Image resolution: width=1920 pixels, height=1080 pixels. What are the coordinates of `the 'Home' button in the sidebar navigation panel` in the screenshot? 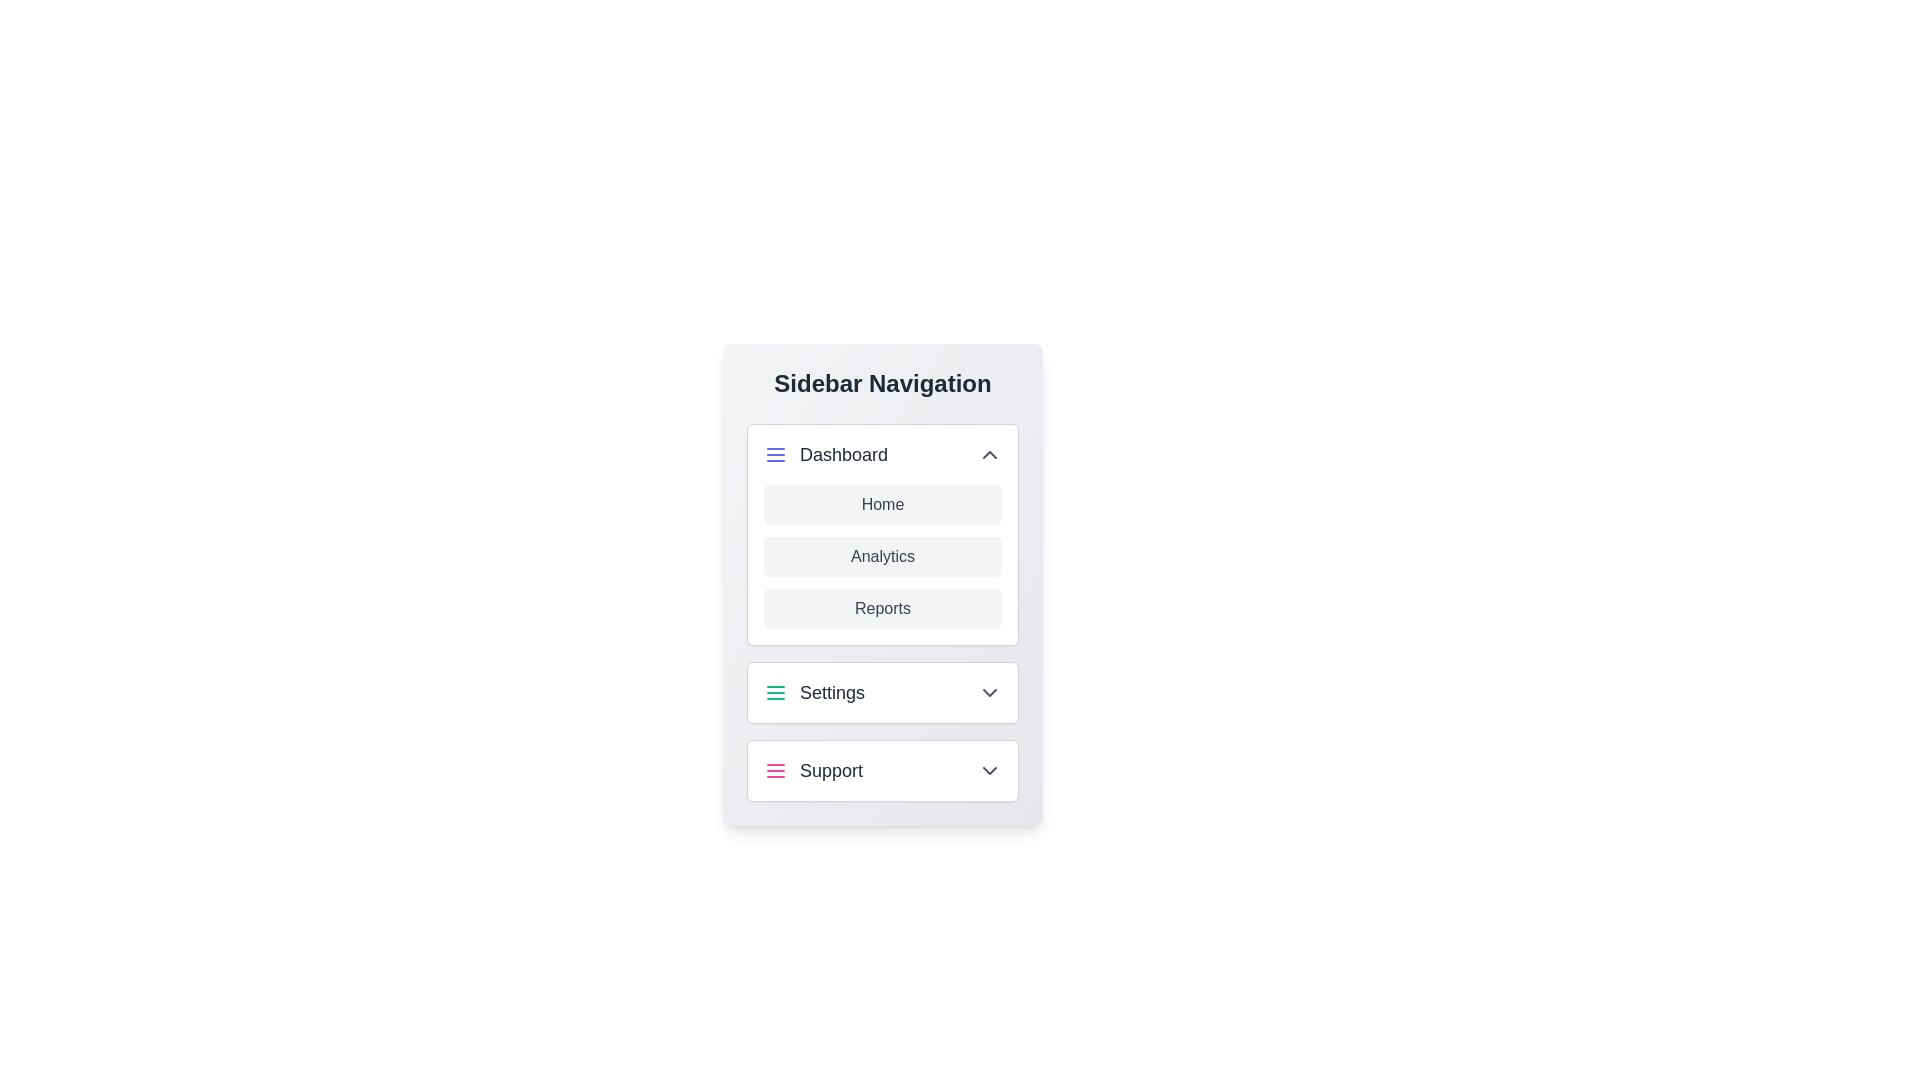 It's located at (882, 504).